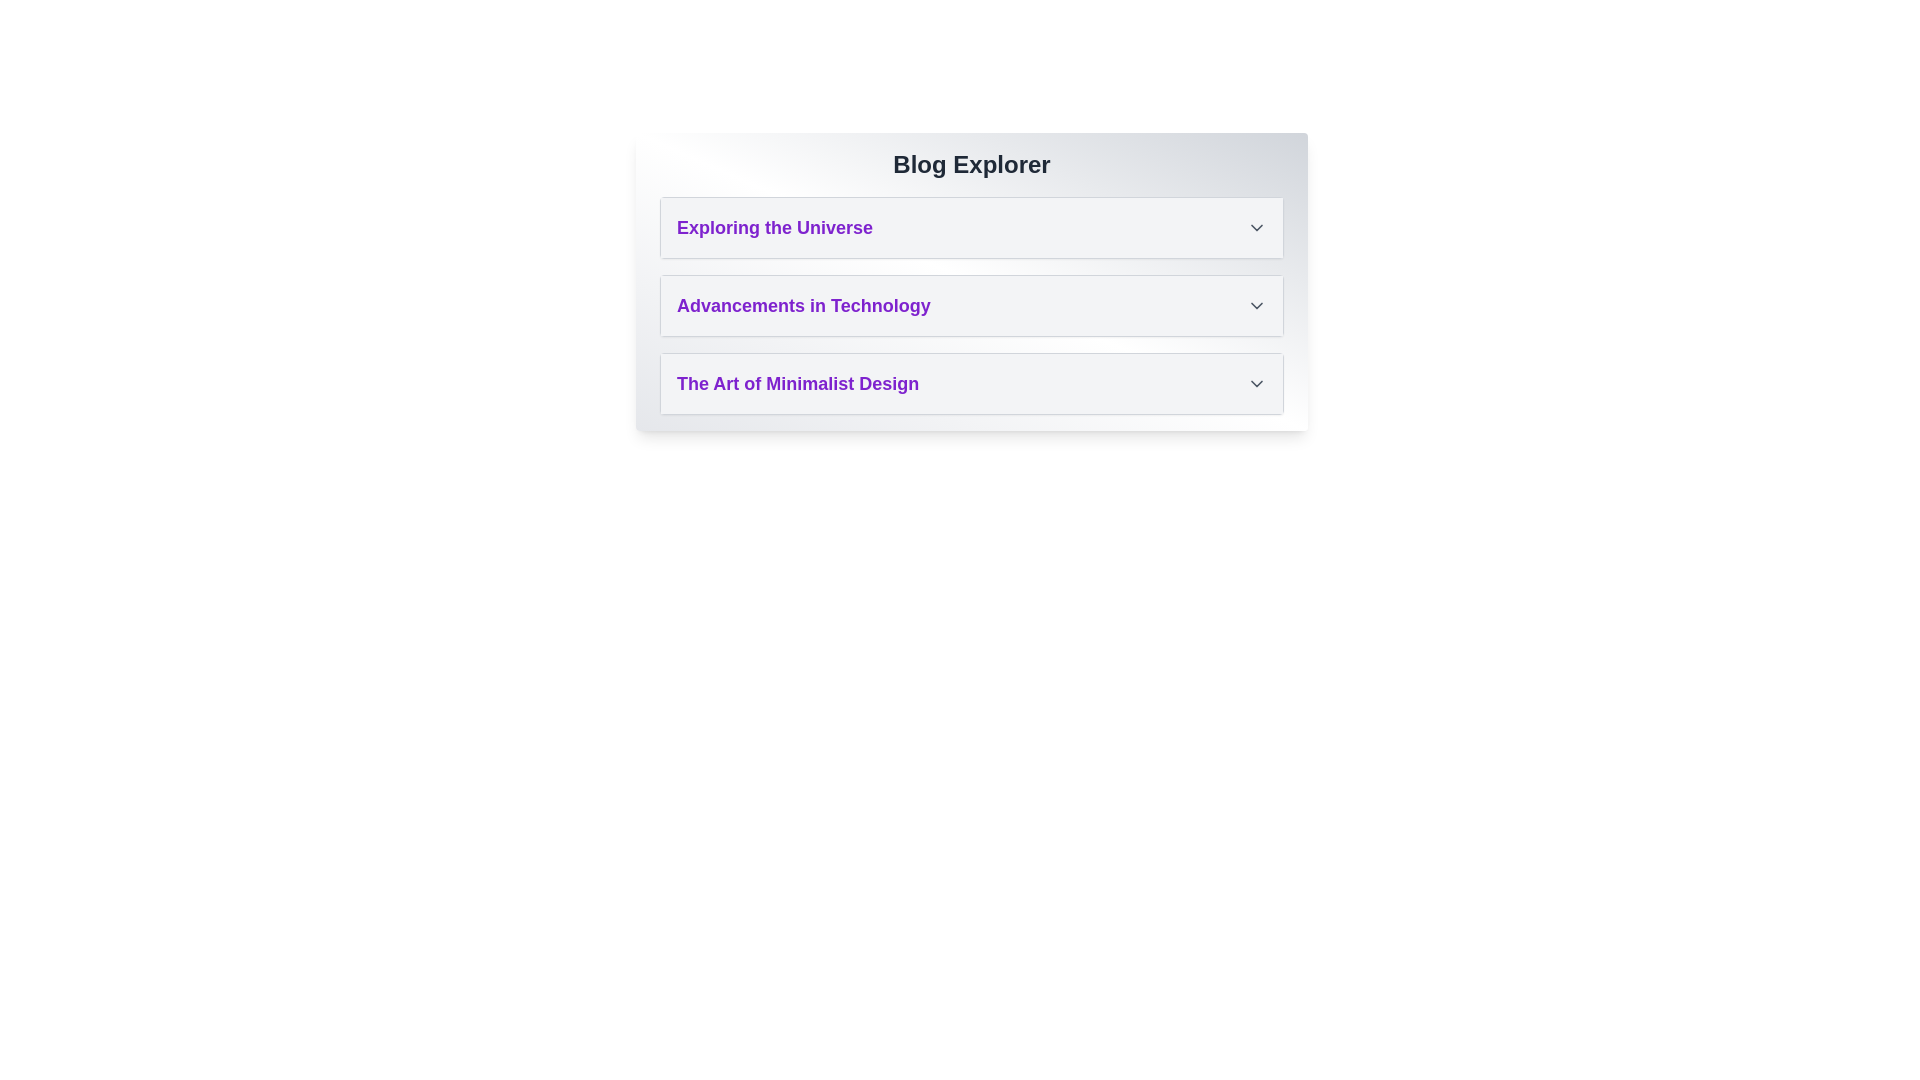  I want to click on the text headline 'The Art of Minimalist Design' within the collapsible menu titled 'Blog Explorer', which is the third entry in the list, so click(797, 384).